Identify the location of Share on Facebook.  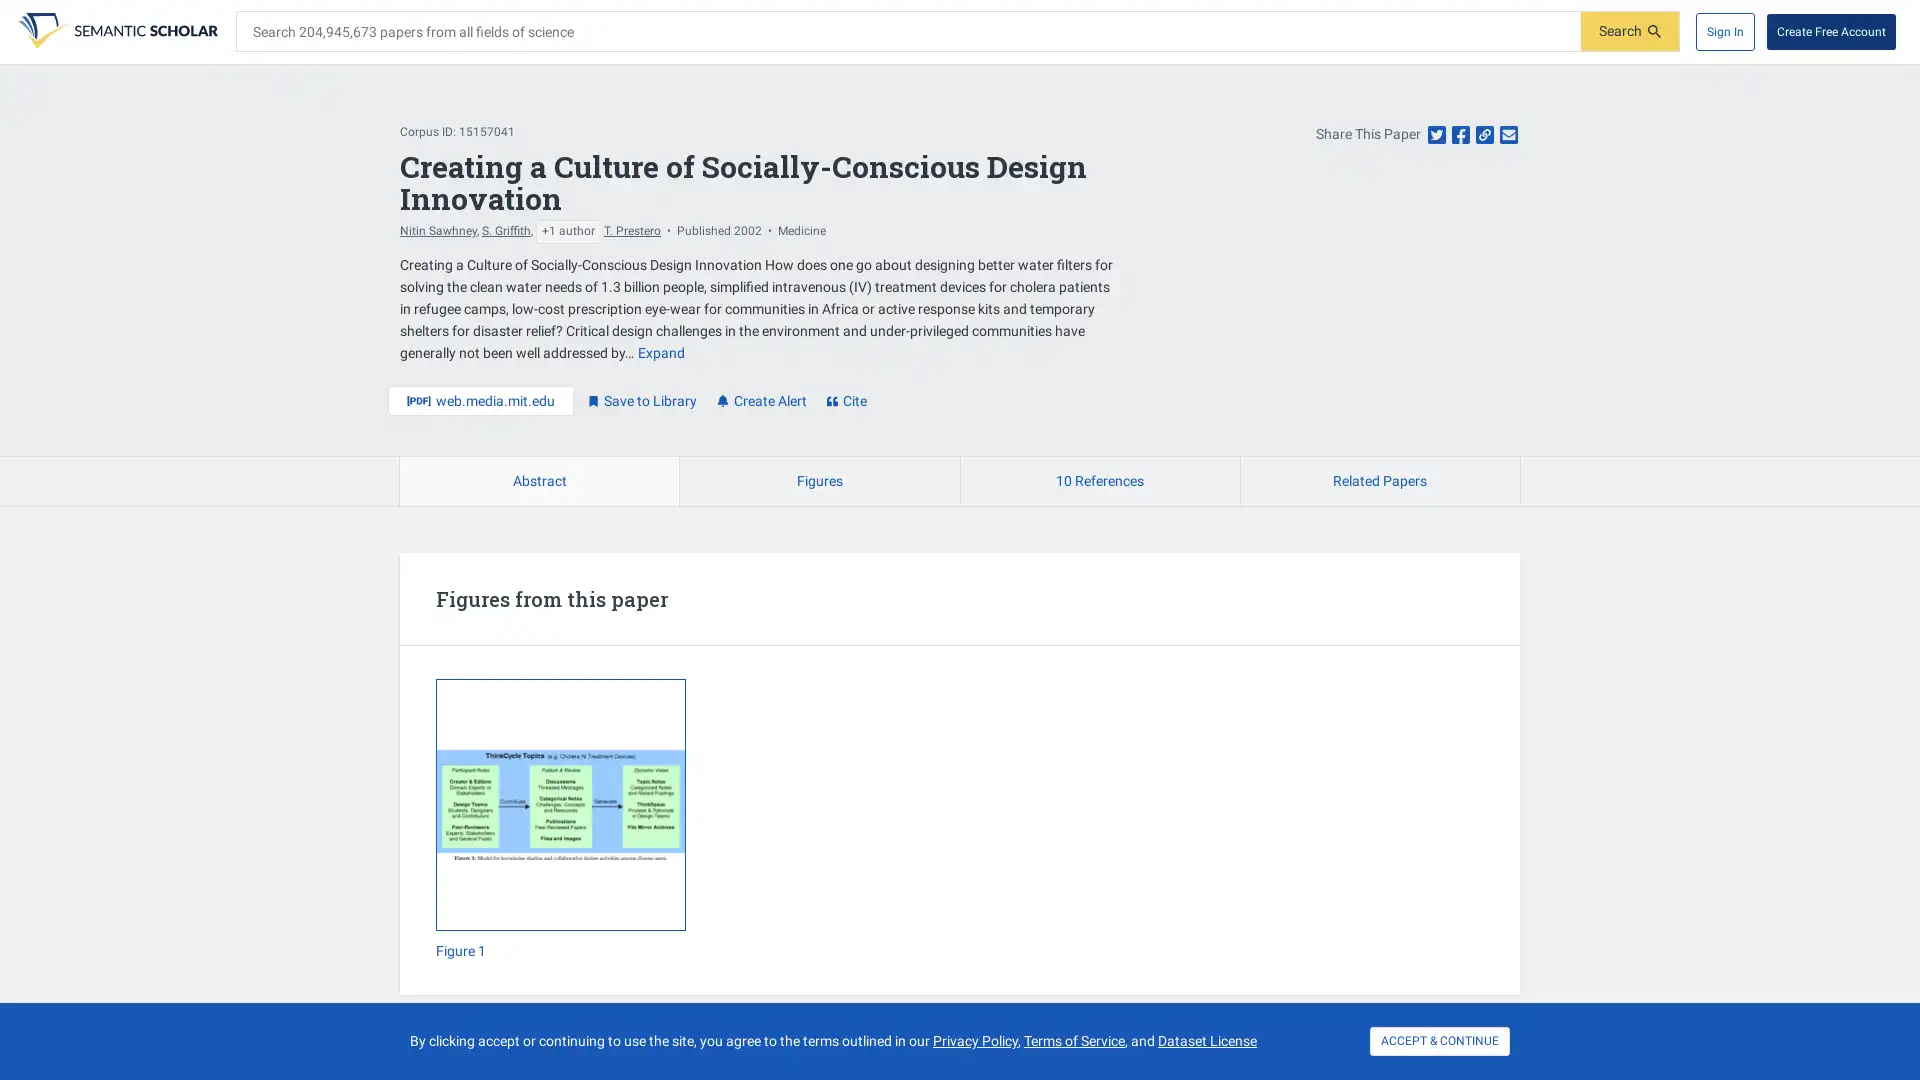
(1460, 135).